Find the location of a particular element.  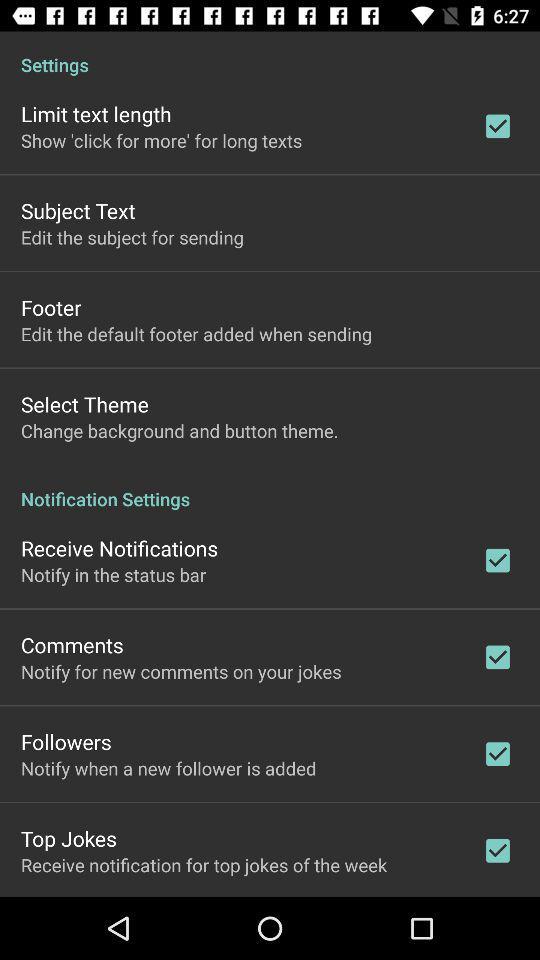

app below notification settings is located at coordinates (119, 548).